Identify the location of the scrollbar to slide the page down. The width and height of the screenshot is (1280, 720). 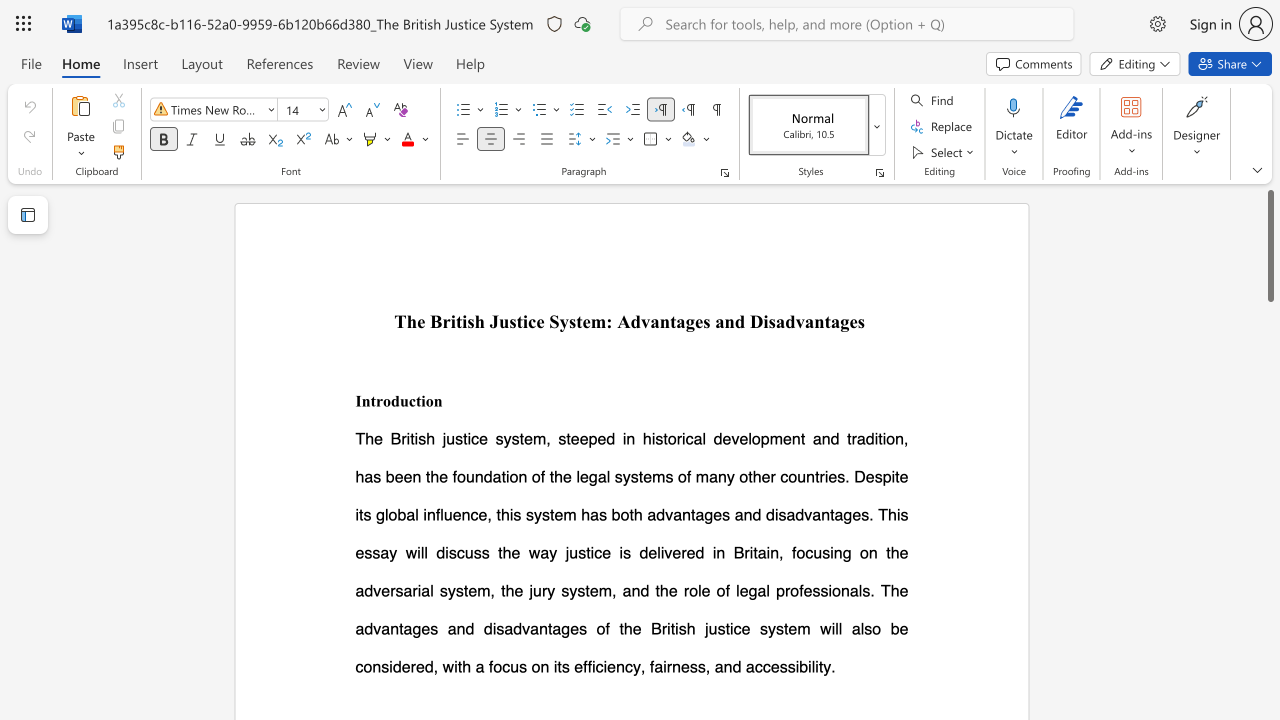
(1269, 390).